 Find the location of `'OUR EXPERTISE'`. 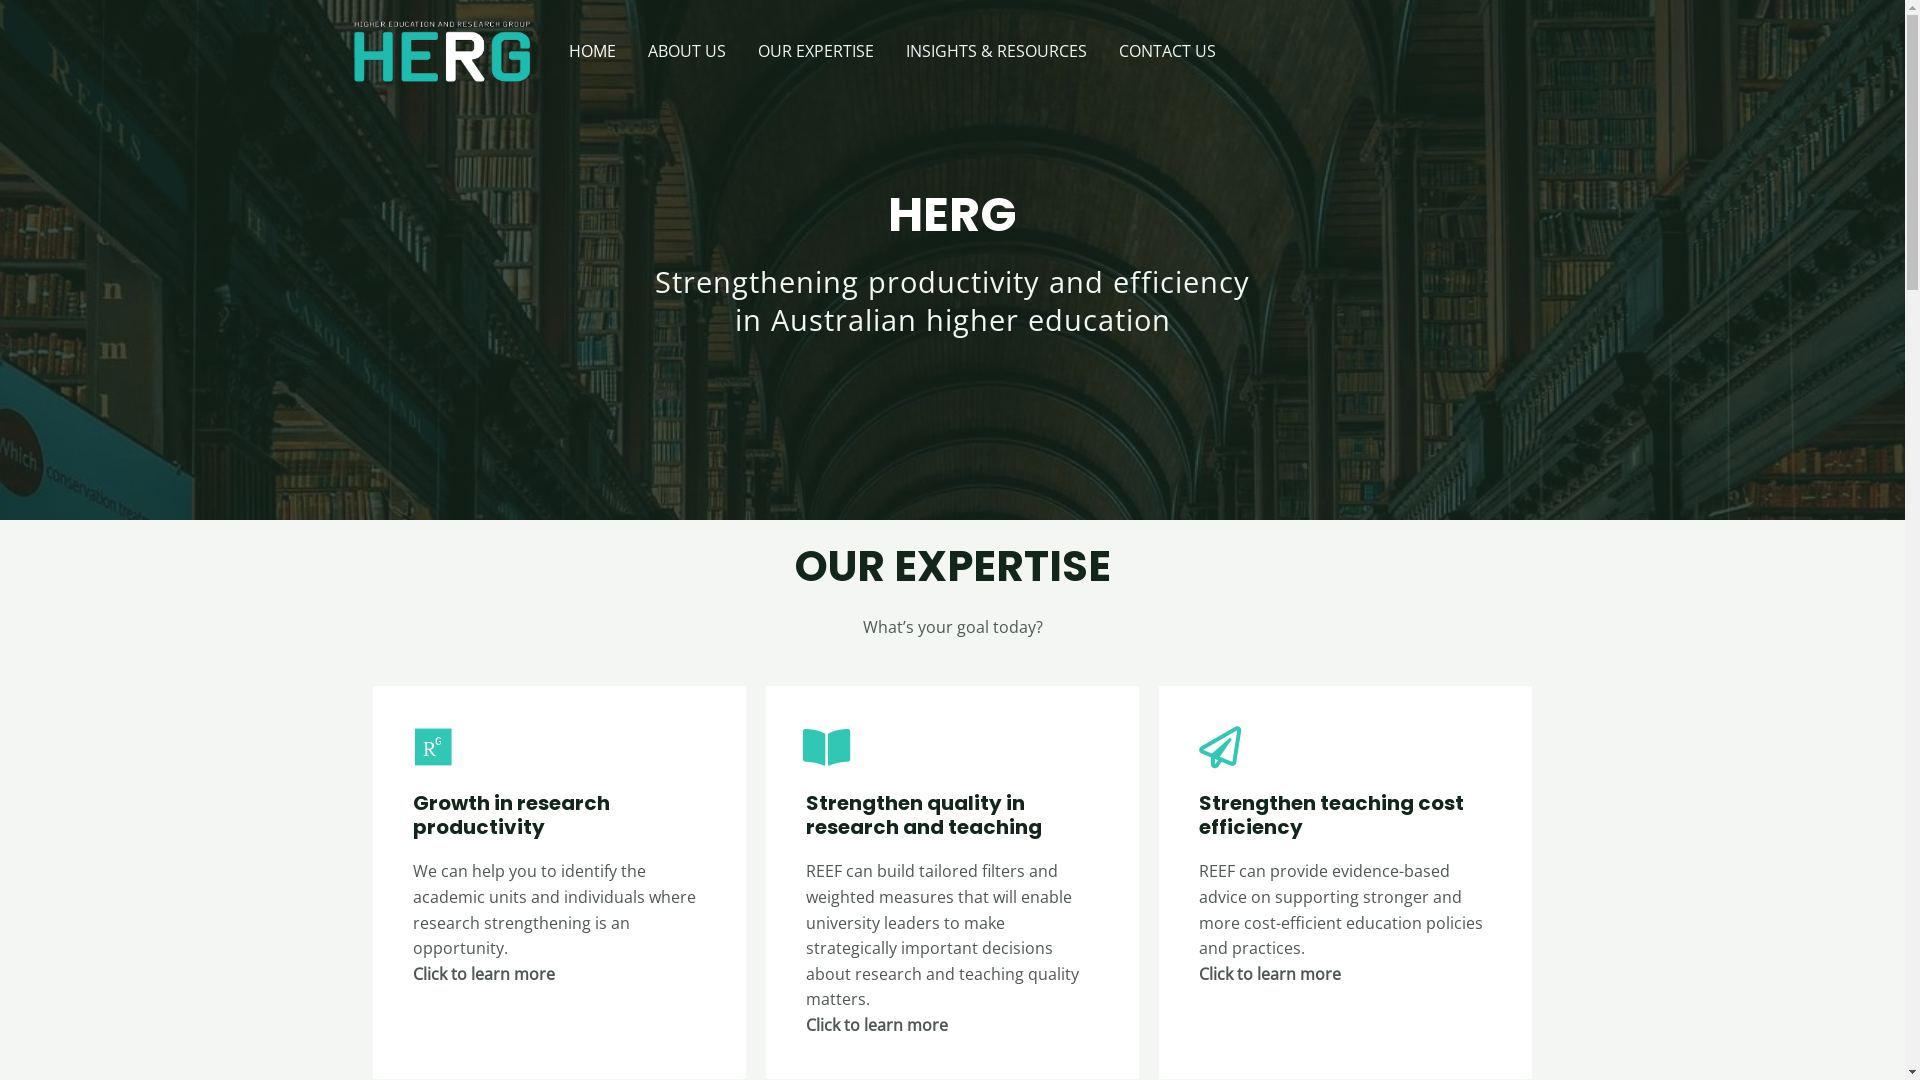

'OUR EXPERTISE' is located at coordinates (816, 49).